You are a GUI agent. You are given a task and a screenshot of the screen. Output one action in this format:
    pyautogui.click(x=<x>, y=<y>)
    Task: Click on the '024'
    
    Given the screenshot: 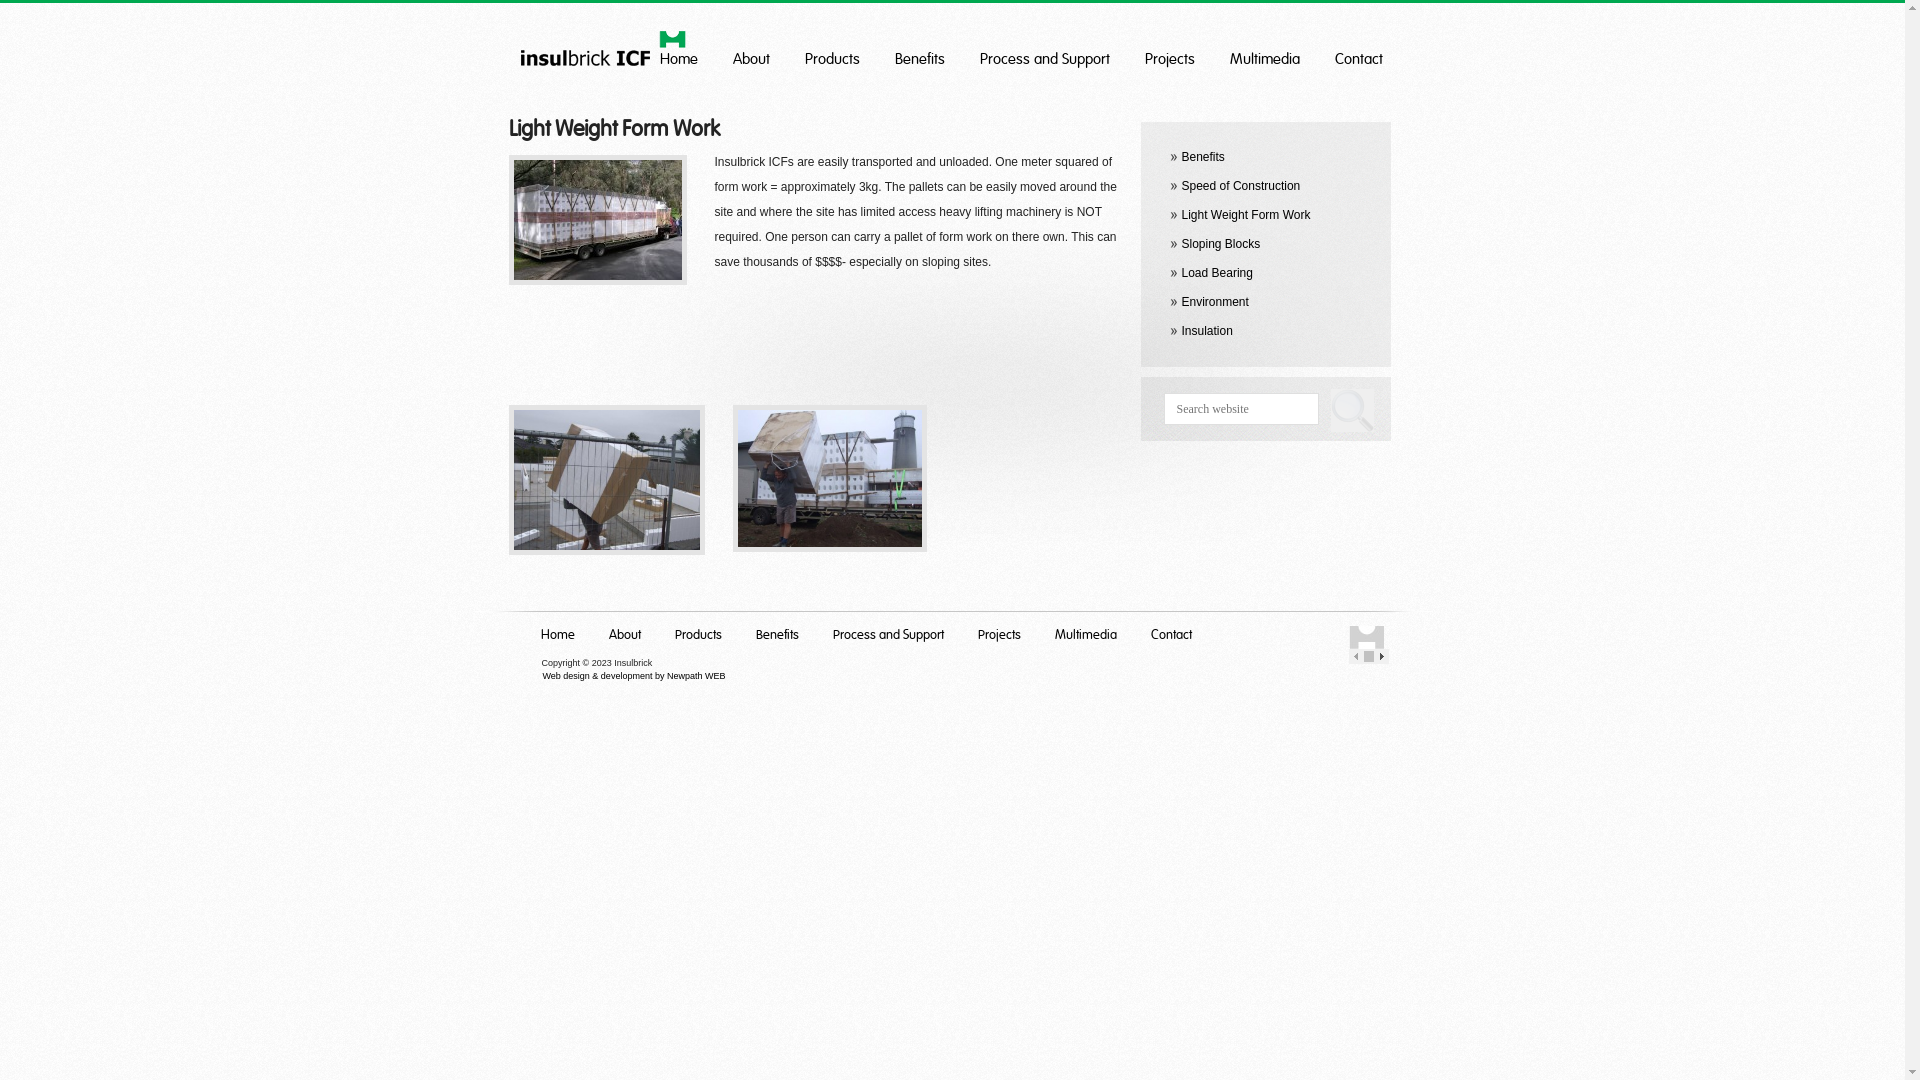 What is the action you would take?
    pyautogui.click(x=604, y=479)
    